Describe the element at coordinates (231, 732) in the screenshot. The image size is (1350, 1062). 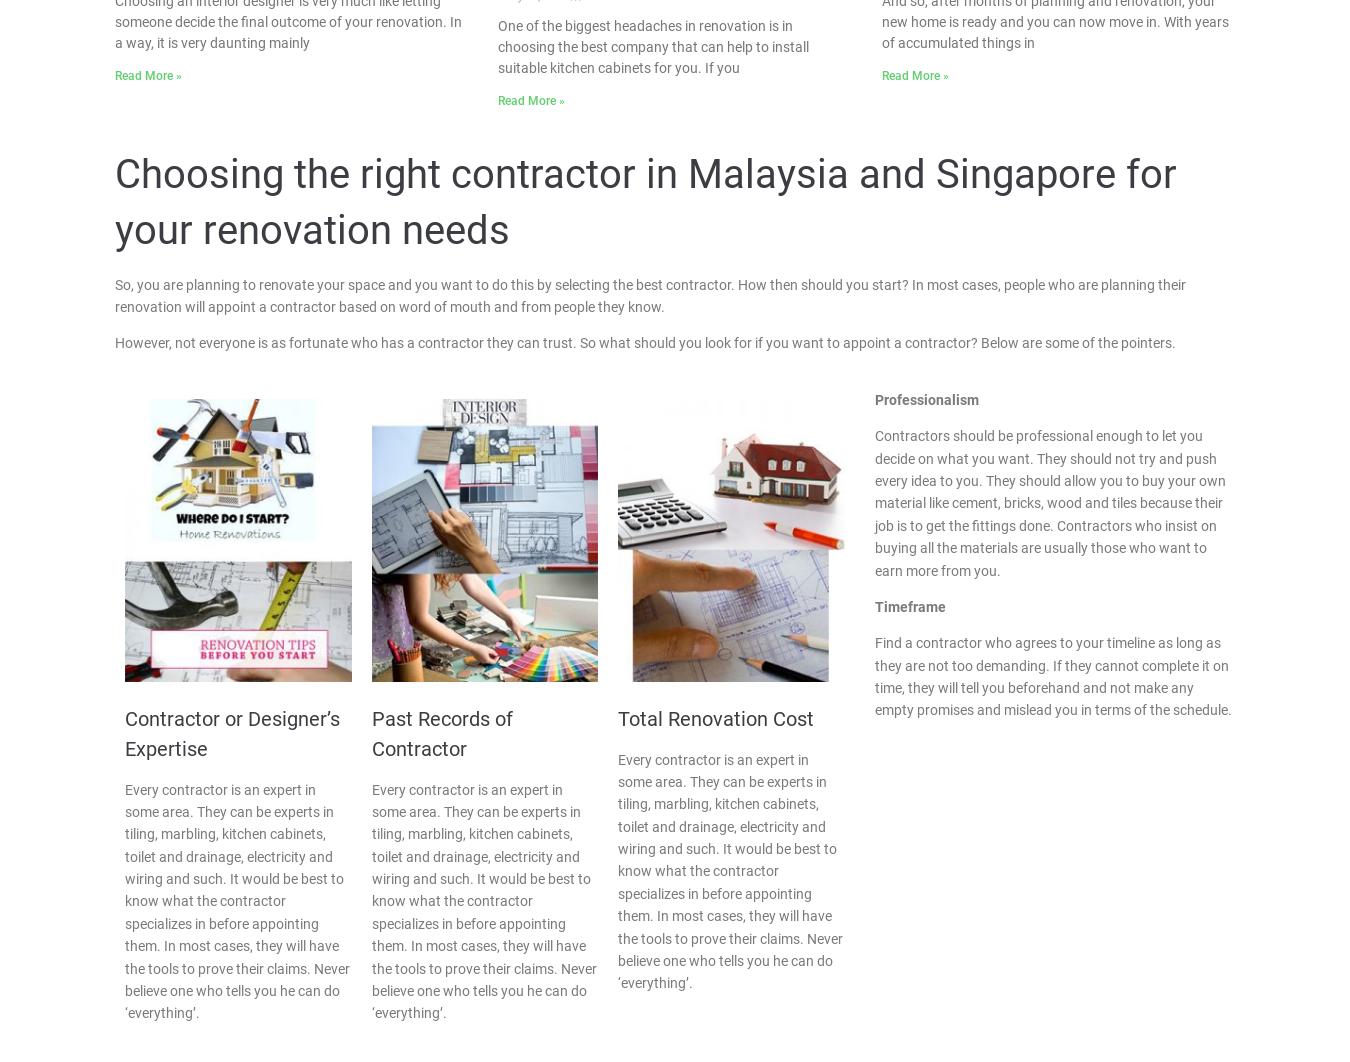
I see `'Contractor or Designer’s Expertise'` at that location.